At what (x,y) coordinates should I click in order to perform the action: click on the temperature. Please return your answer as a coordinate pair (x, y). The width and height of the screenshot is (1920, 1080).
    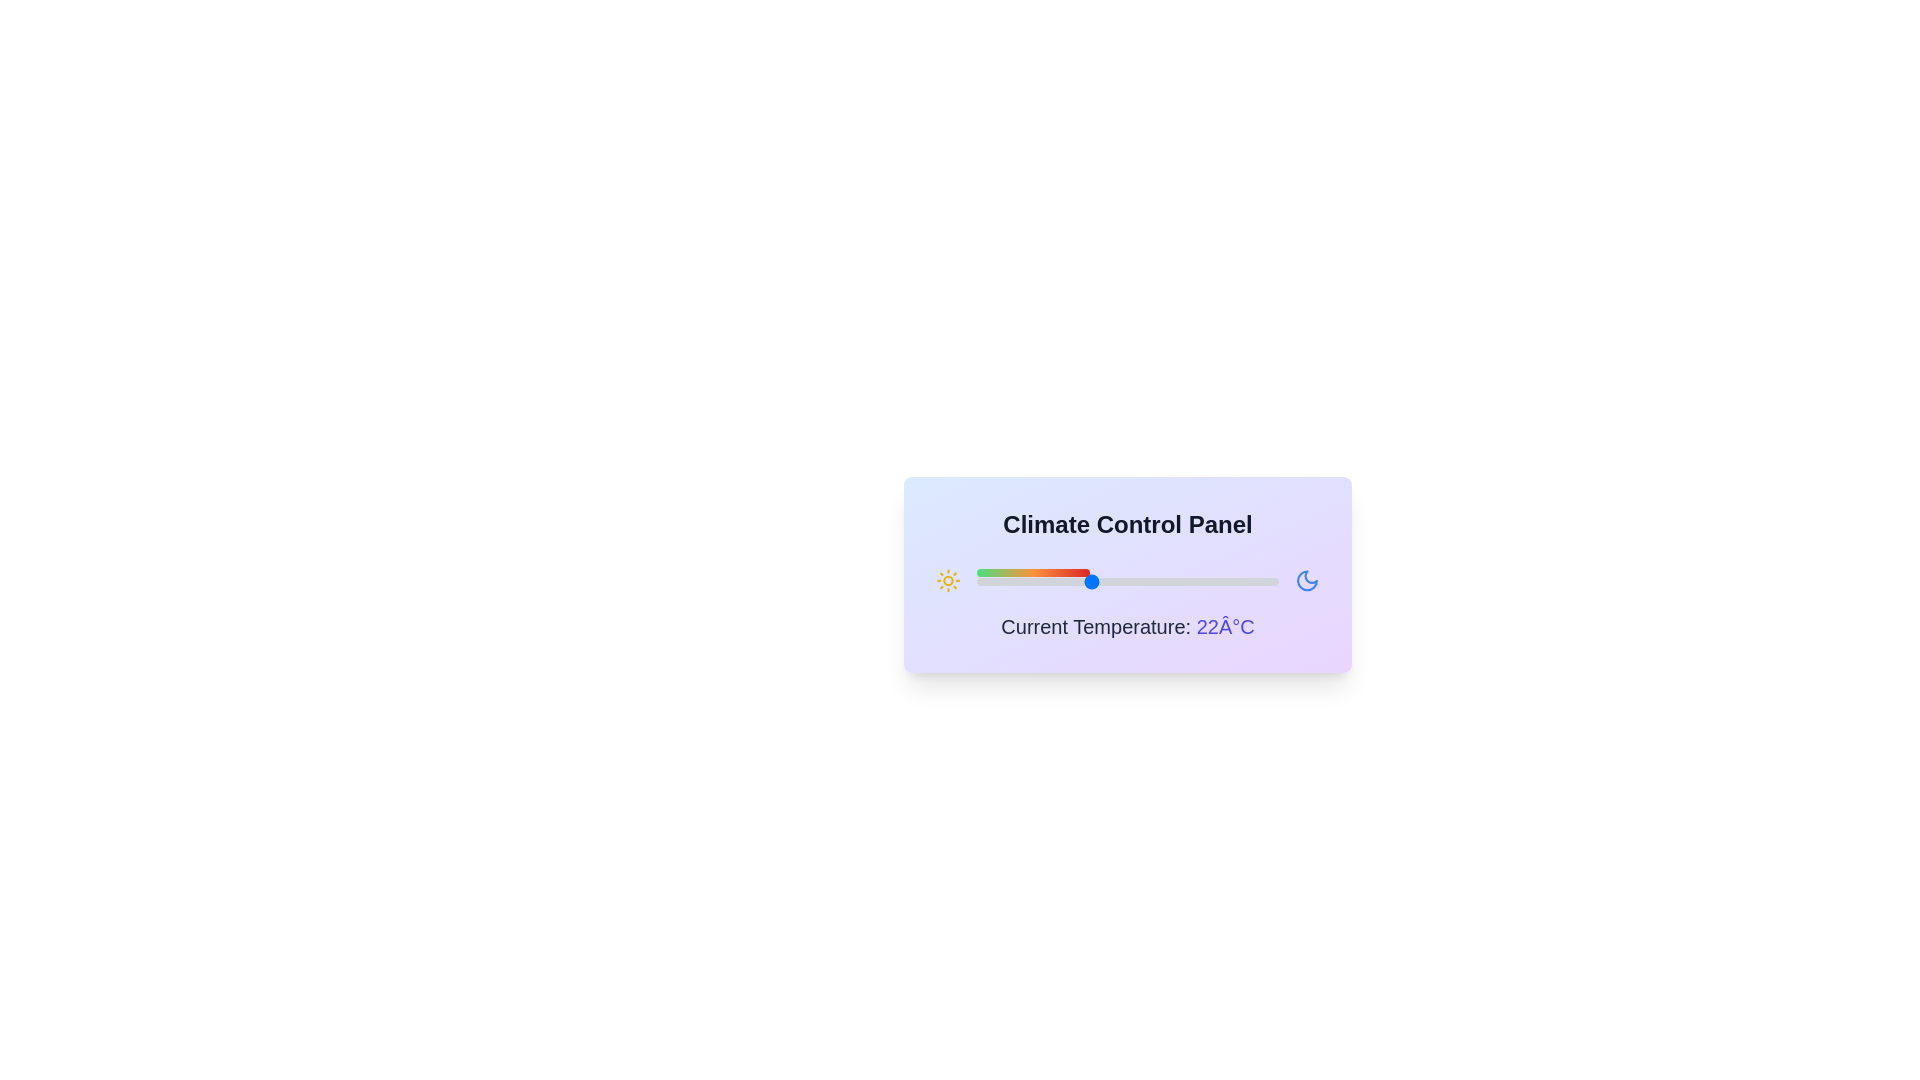
    Looking at the image, I should click on (977, 582).